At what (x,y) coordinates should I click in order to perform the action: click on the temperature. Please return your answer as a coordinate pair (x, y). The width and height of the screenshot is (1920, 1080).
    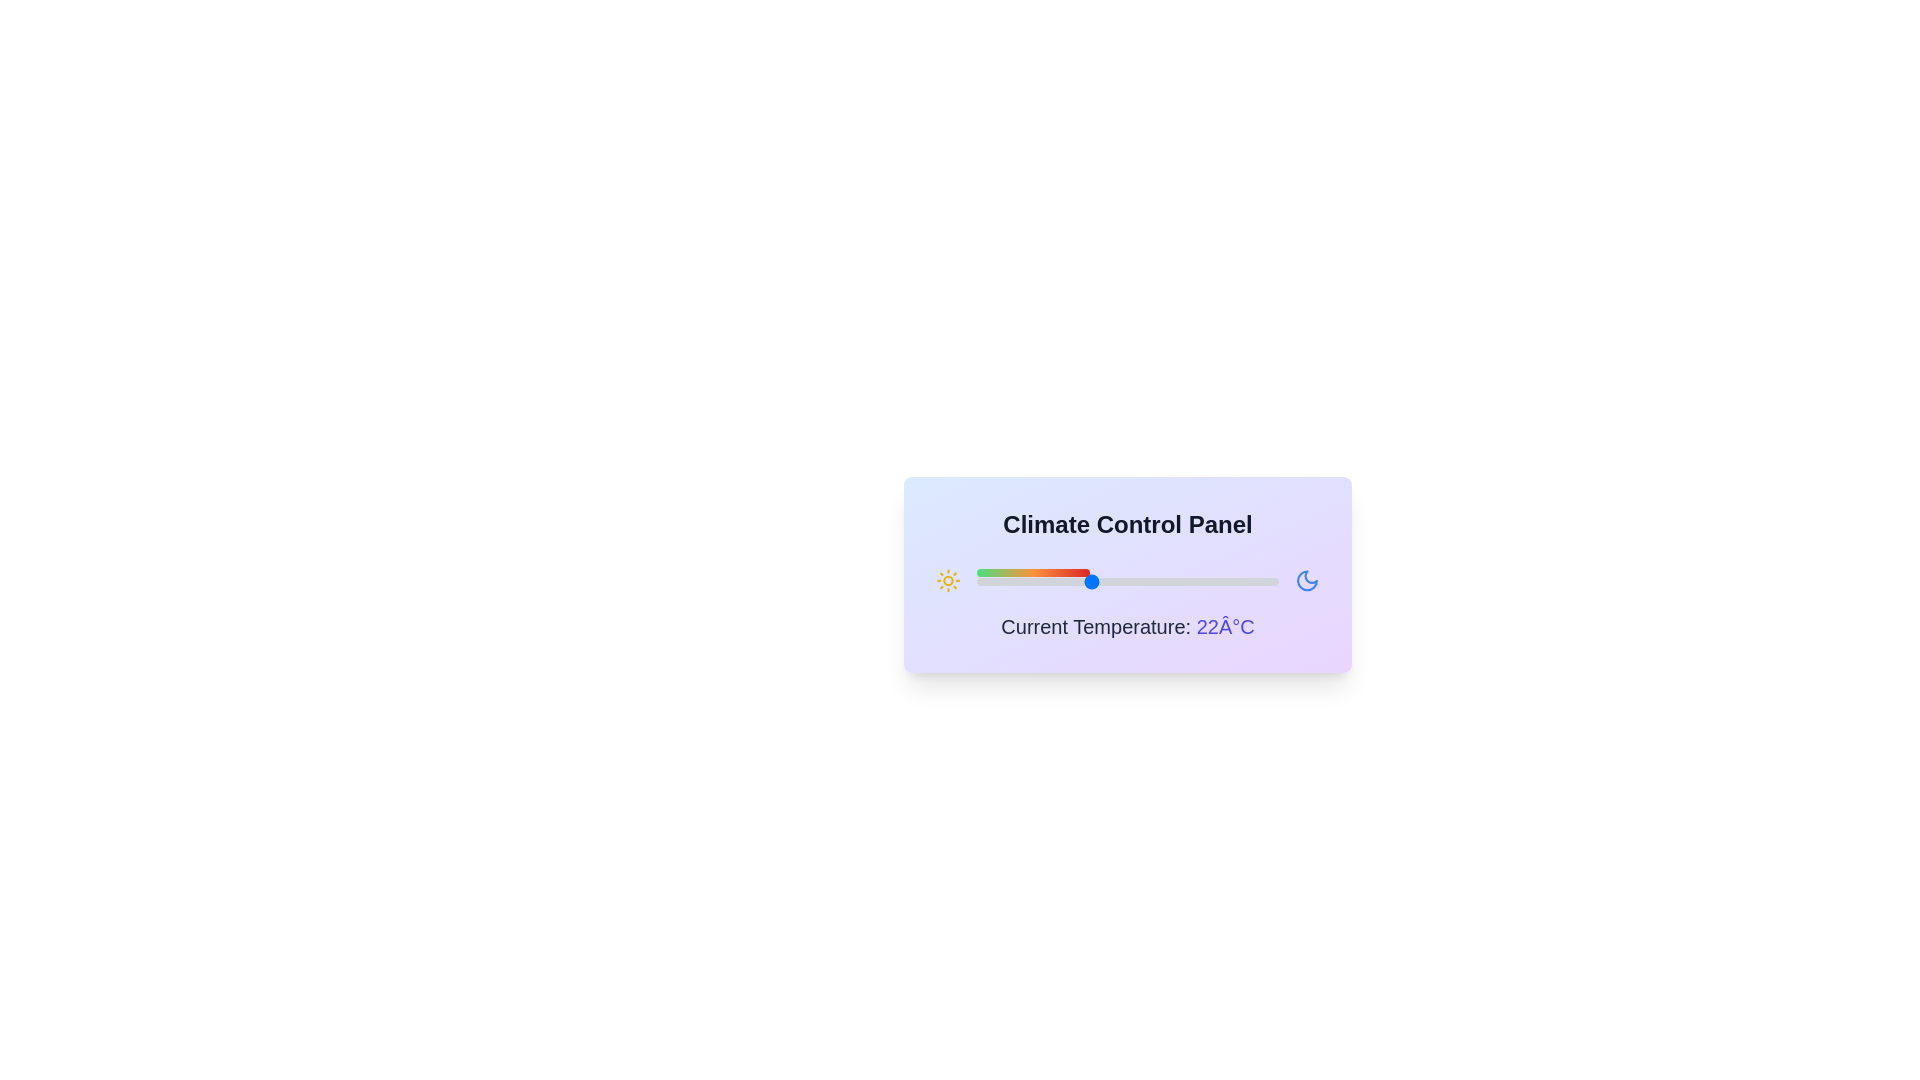
    Looking at the image, I should click on (977, 582).